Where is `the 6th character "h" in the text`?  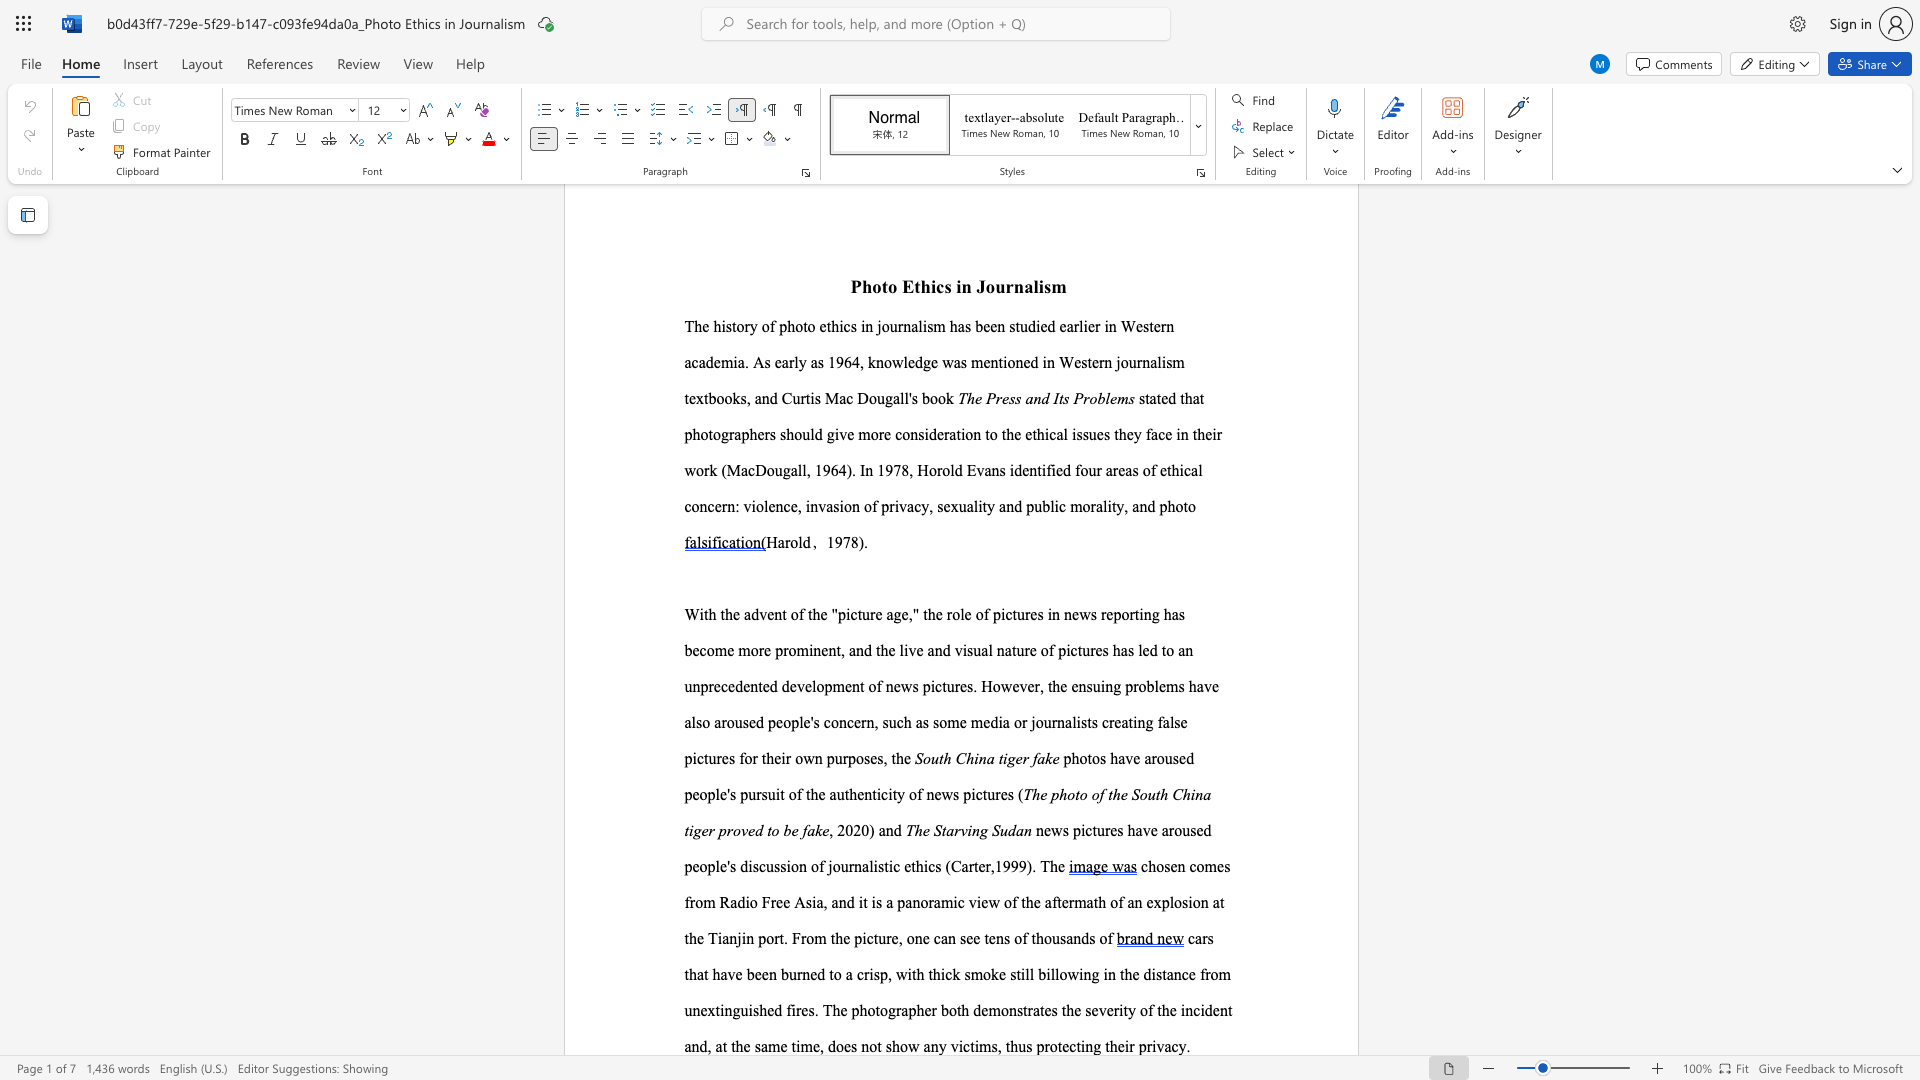
the 6th character "h" in the text is located at coordinates (1112, 1045).